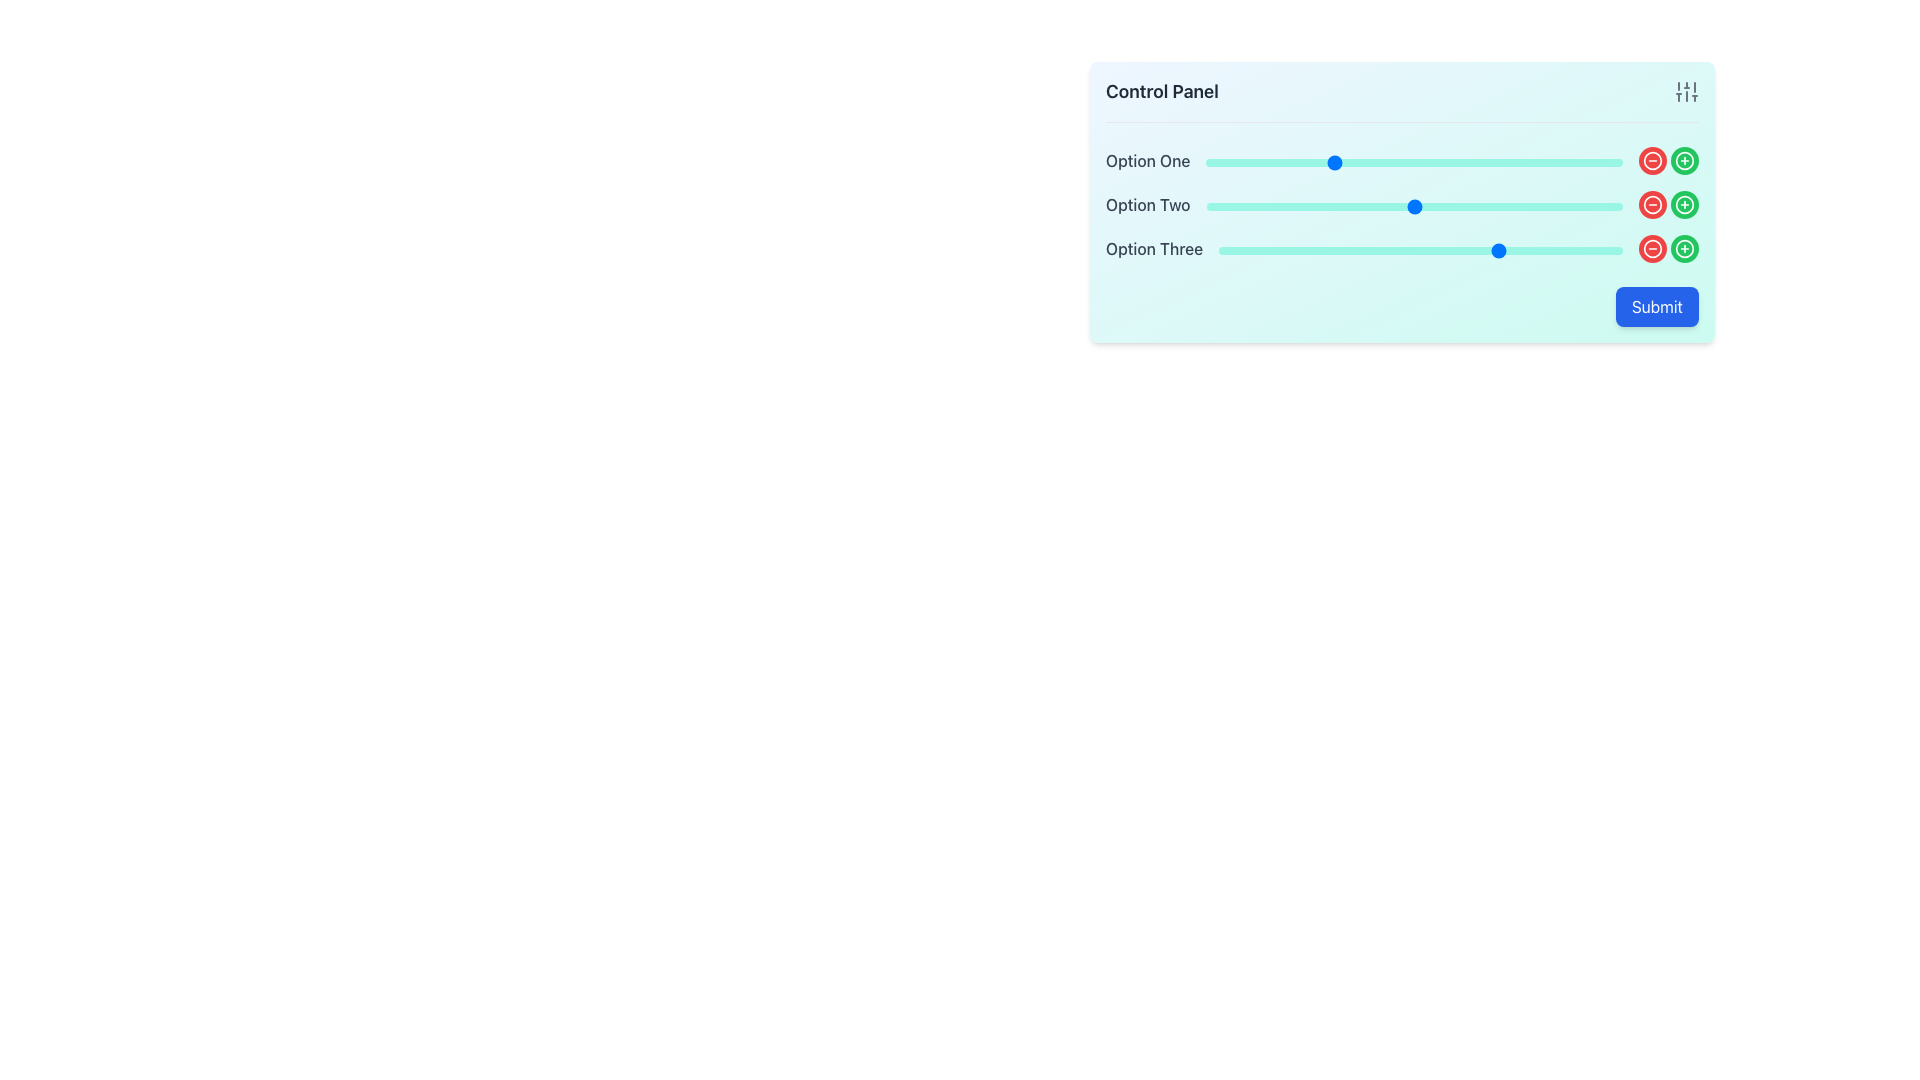 Image resolution: width=1920 pixels, height=1080 pixels. I want to click on the slider for 'Option Three', so click(1533, 249).